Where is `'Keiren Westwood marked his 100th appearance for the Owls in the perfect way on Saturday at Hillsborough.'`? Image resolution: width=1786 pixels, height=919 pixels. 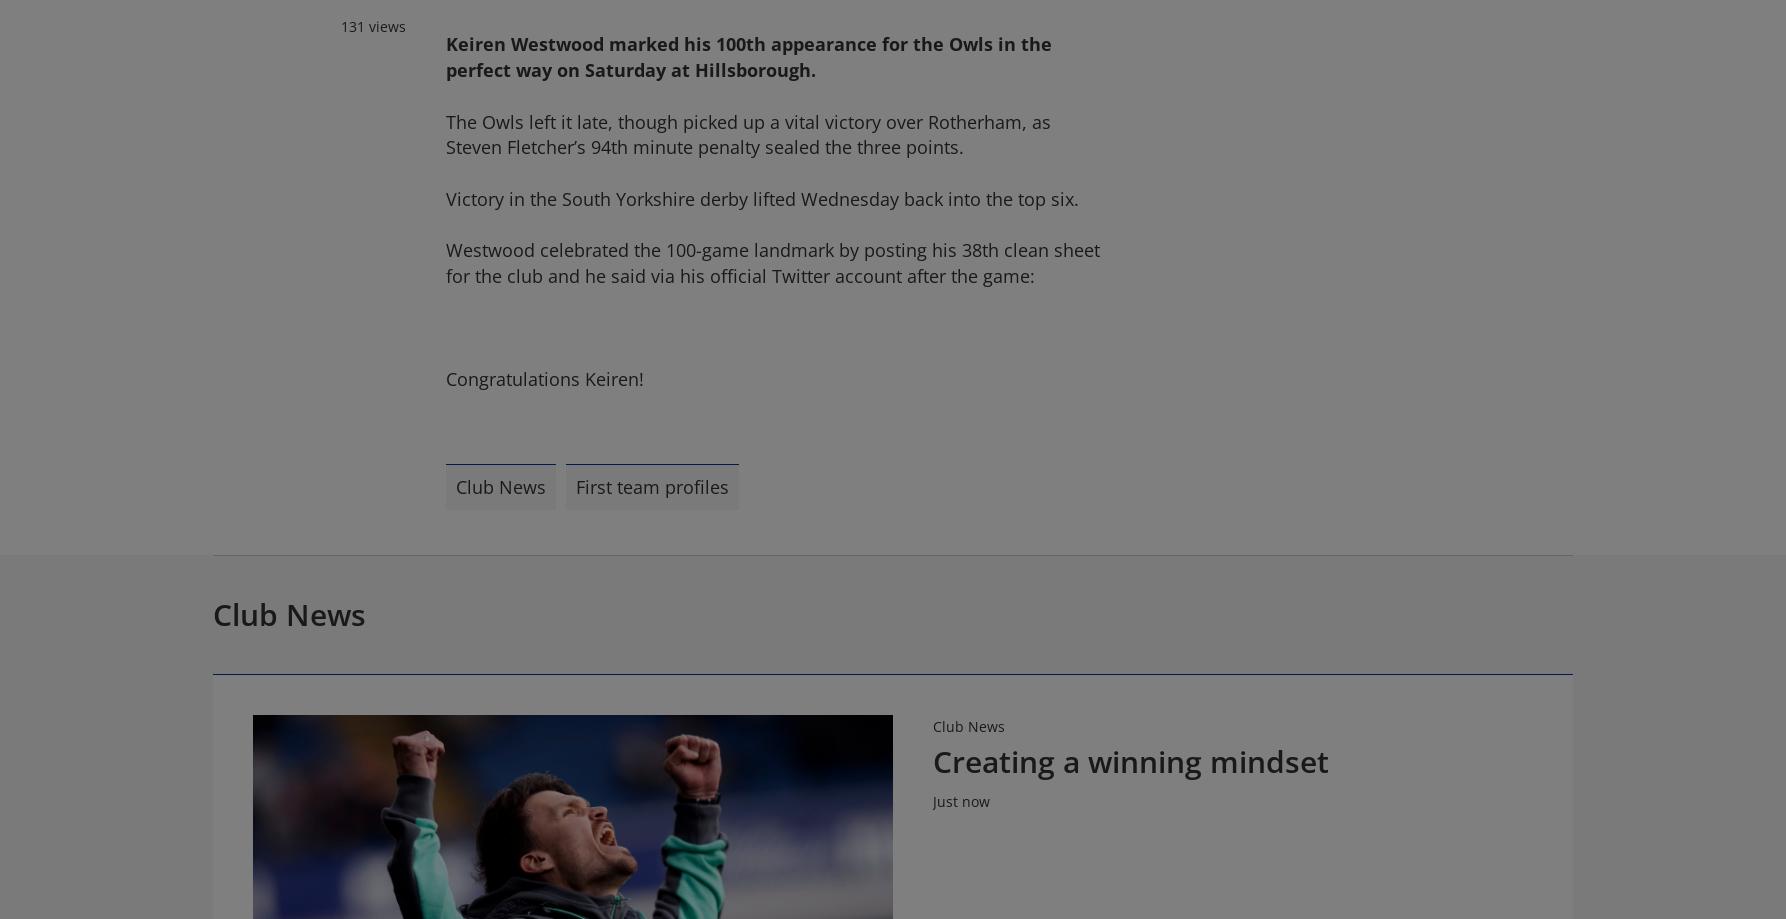 'Keiren Westwood marked his 100th appearance for the Owls in the perfect way on Saturday at Hillsborough.' is located at coordinates (748, 56).